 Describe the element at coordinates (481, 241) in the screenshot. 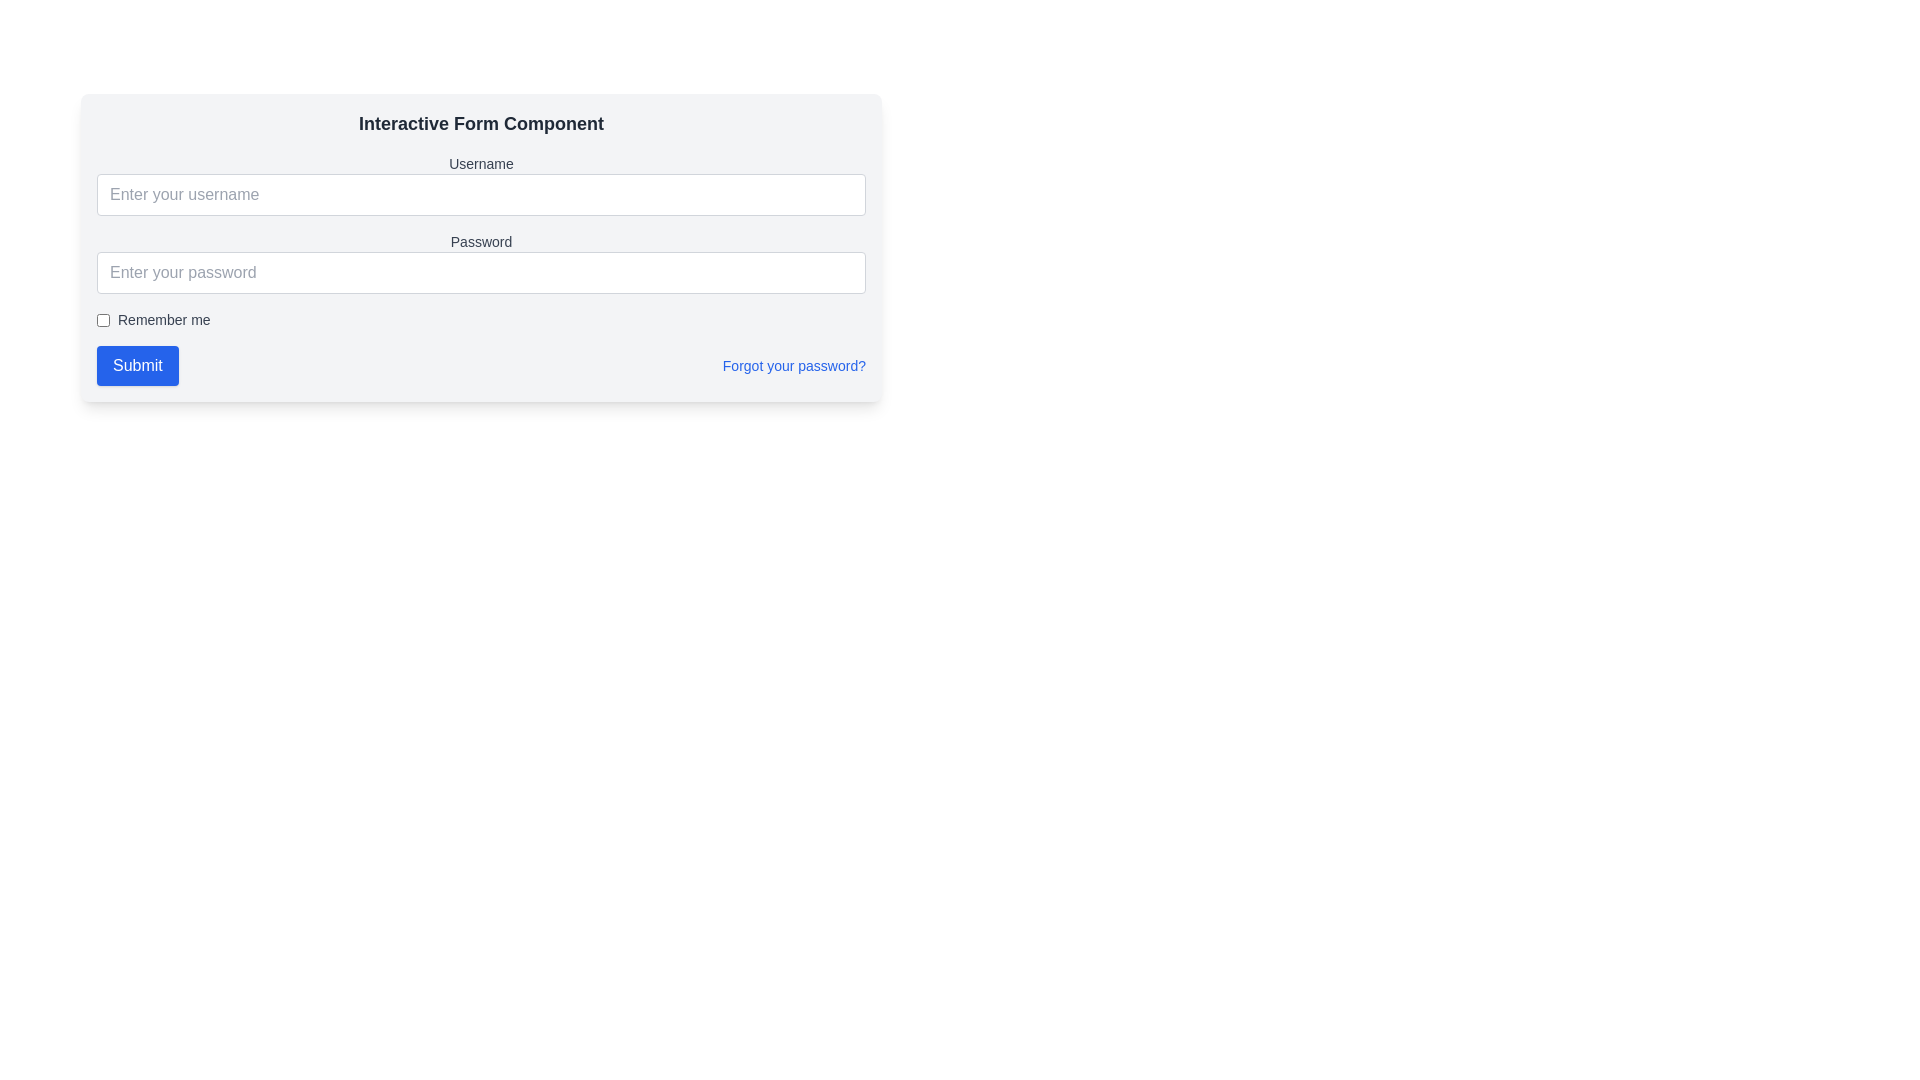

I see `text label that guides users to input their password in the associated field, located above the password input field` at that location.